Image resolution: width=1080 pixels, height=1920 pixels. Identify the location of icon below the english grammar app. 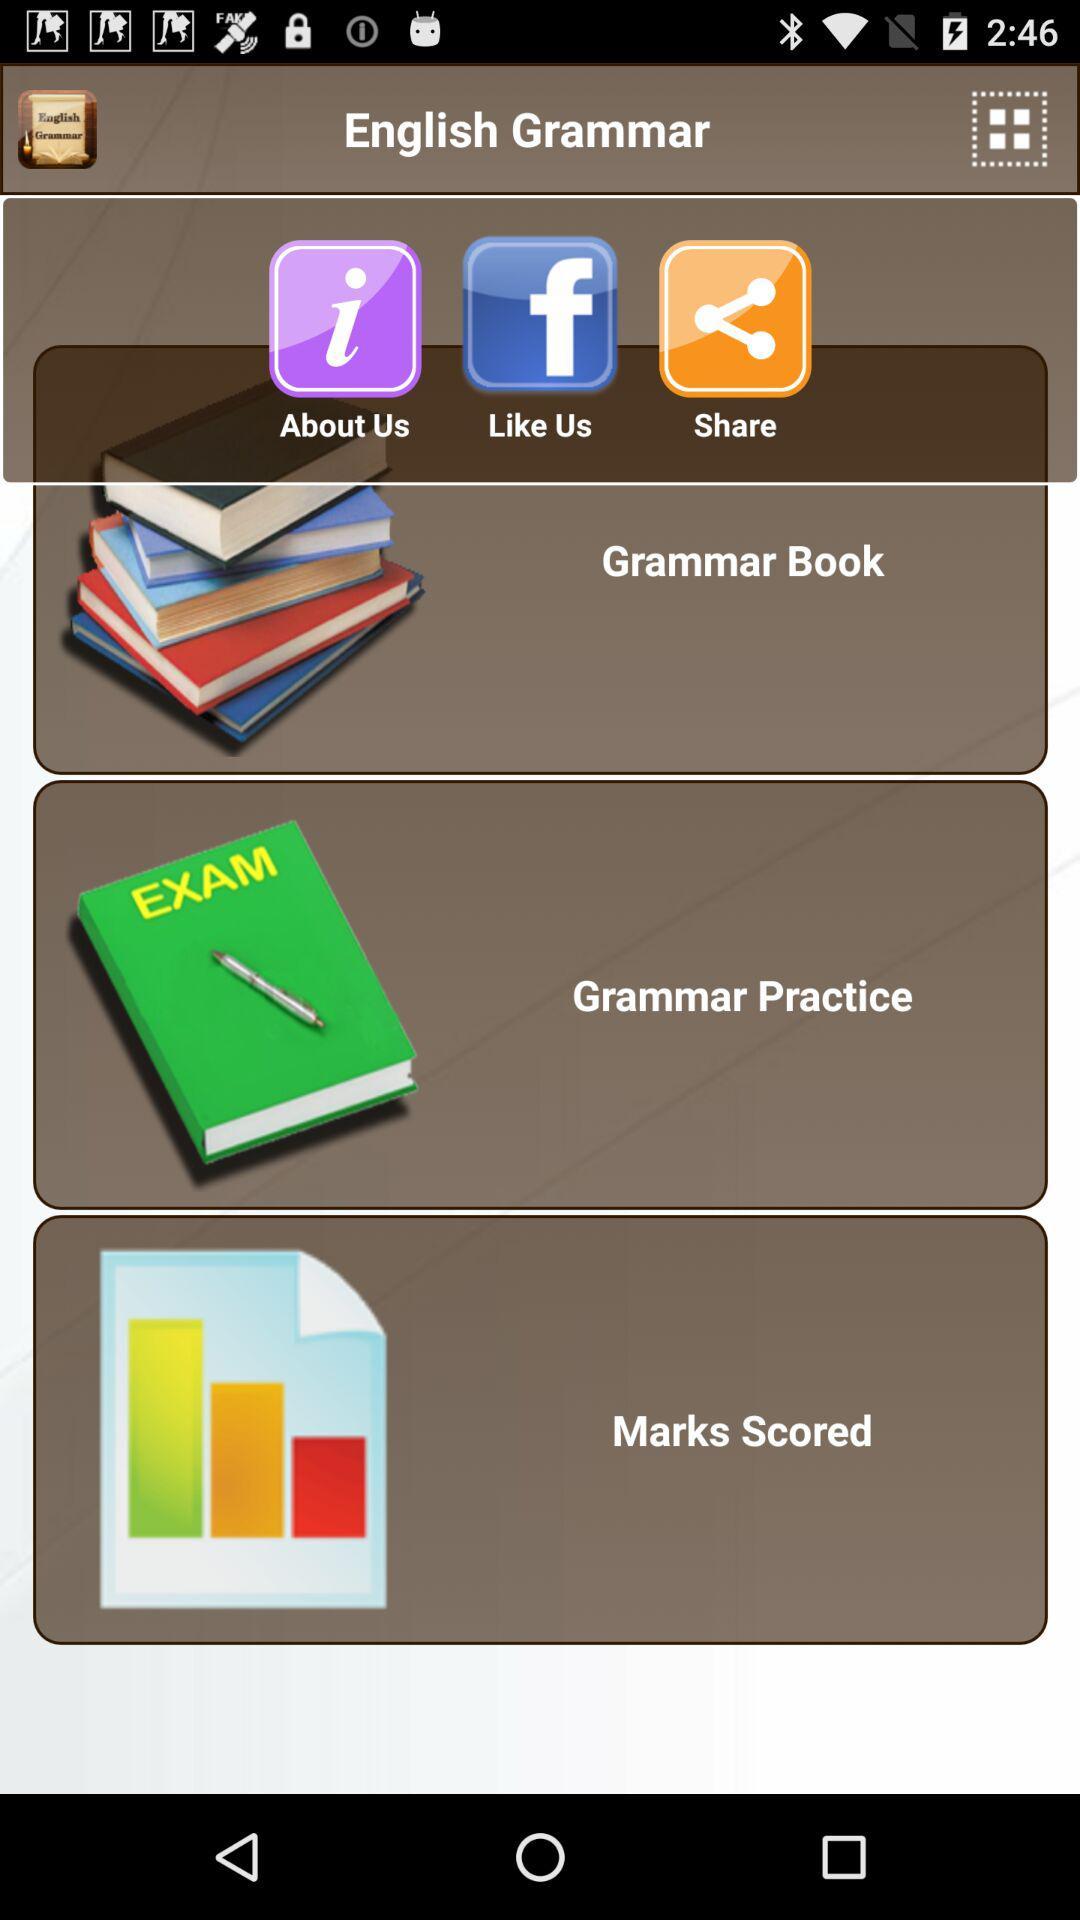
(540, 317).